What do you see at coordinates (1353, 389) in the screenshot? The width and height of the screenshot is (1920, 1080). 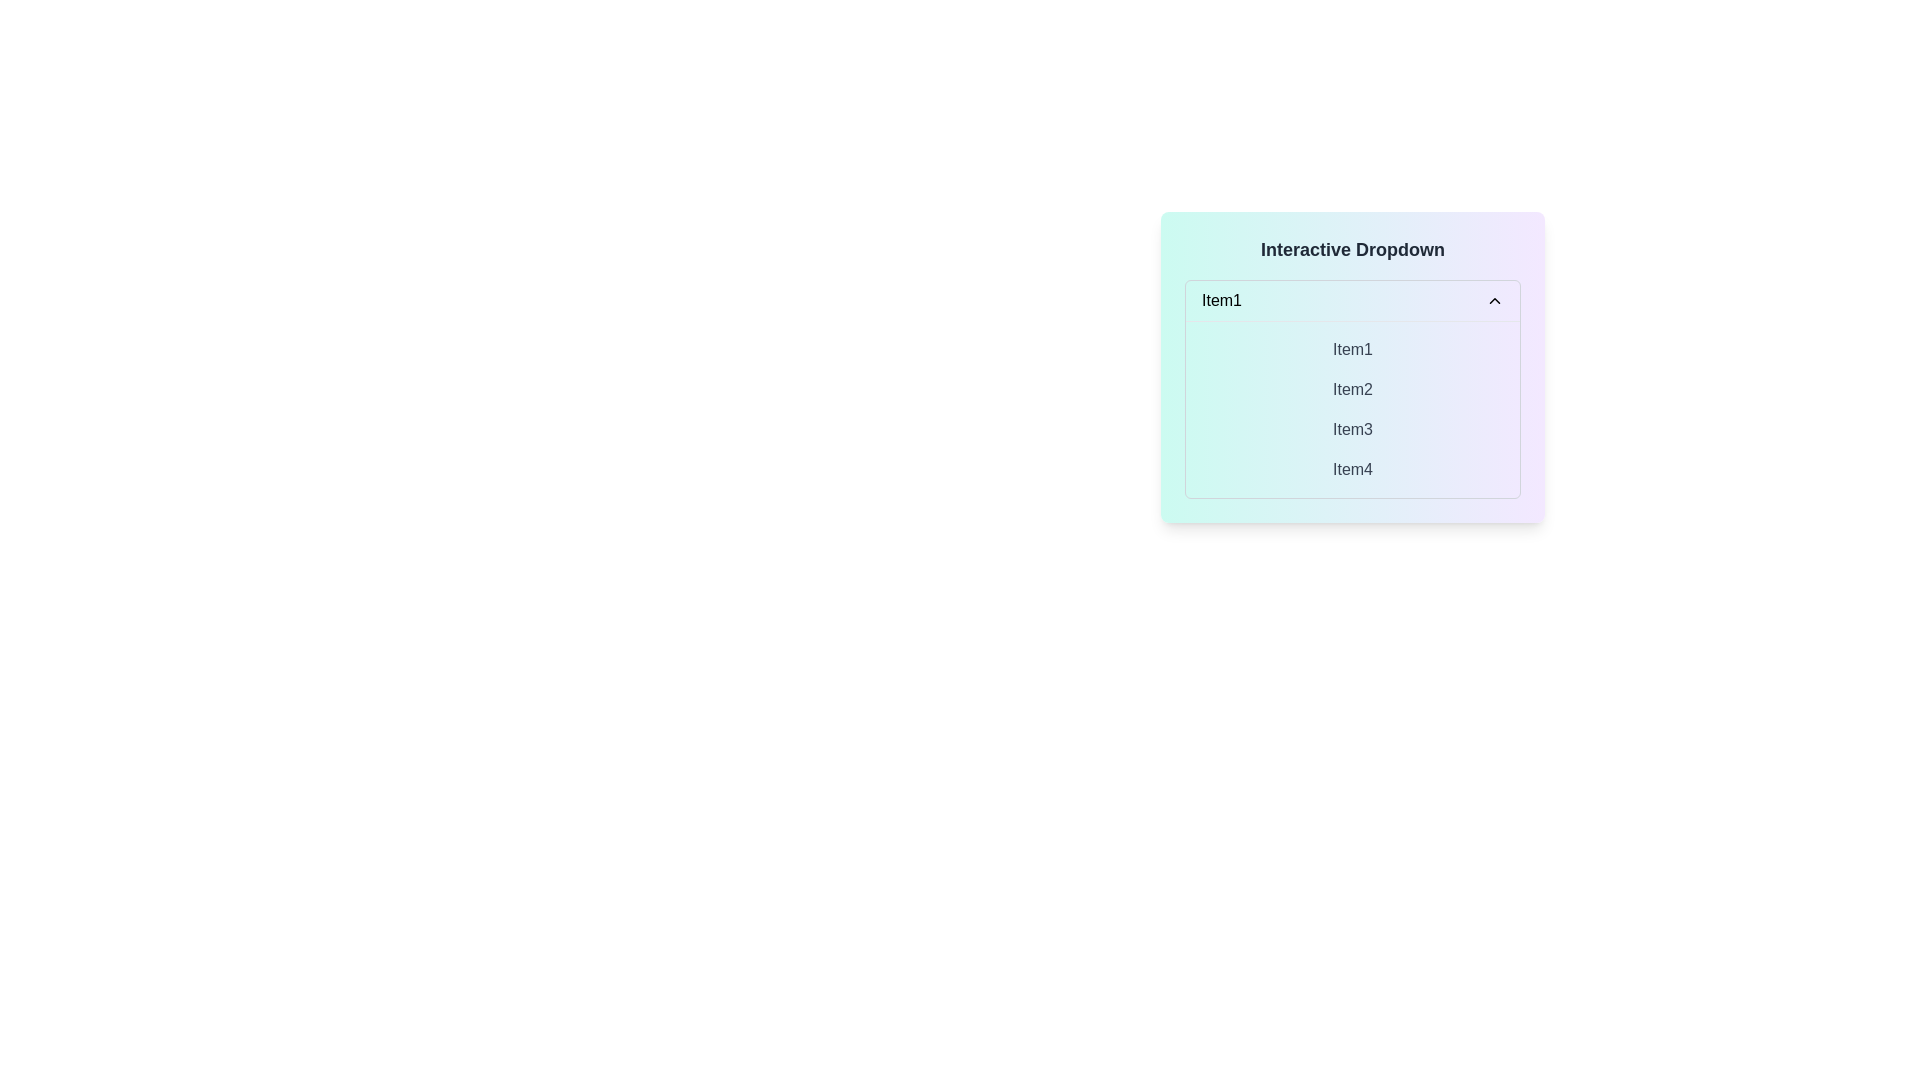 I see `an item in the dropdown menu located below the header 'Interactive Dropdown'` at bounding box center [1353, 389].